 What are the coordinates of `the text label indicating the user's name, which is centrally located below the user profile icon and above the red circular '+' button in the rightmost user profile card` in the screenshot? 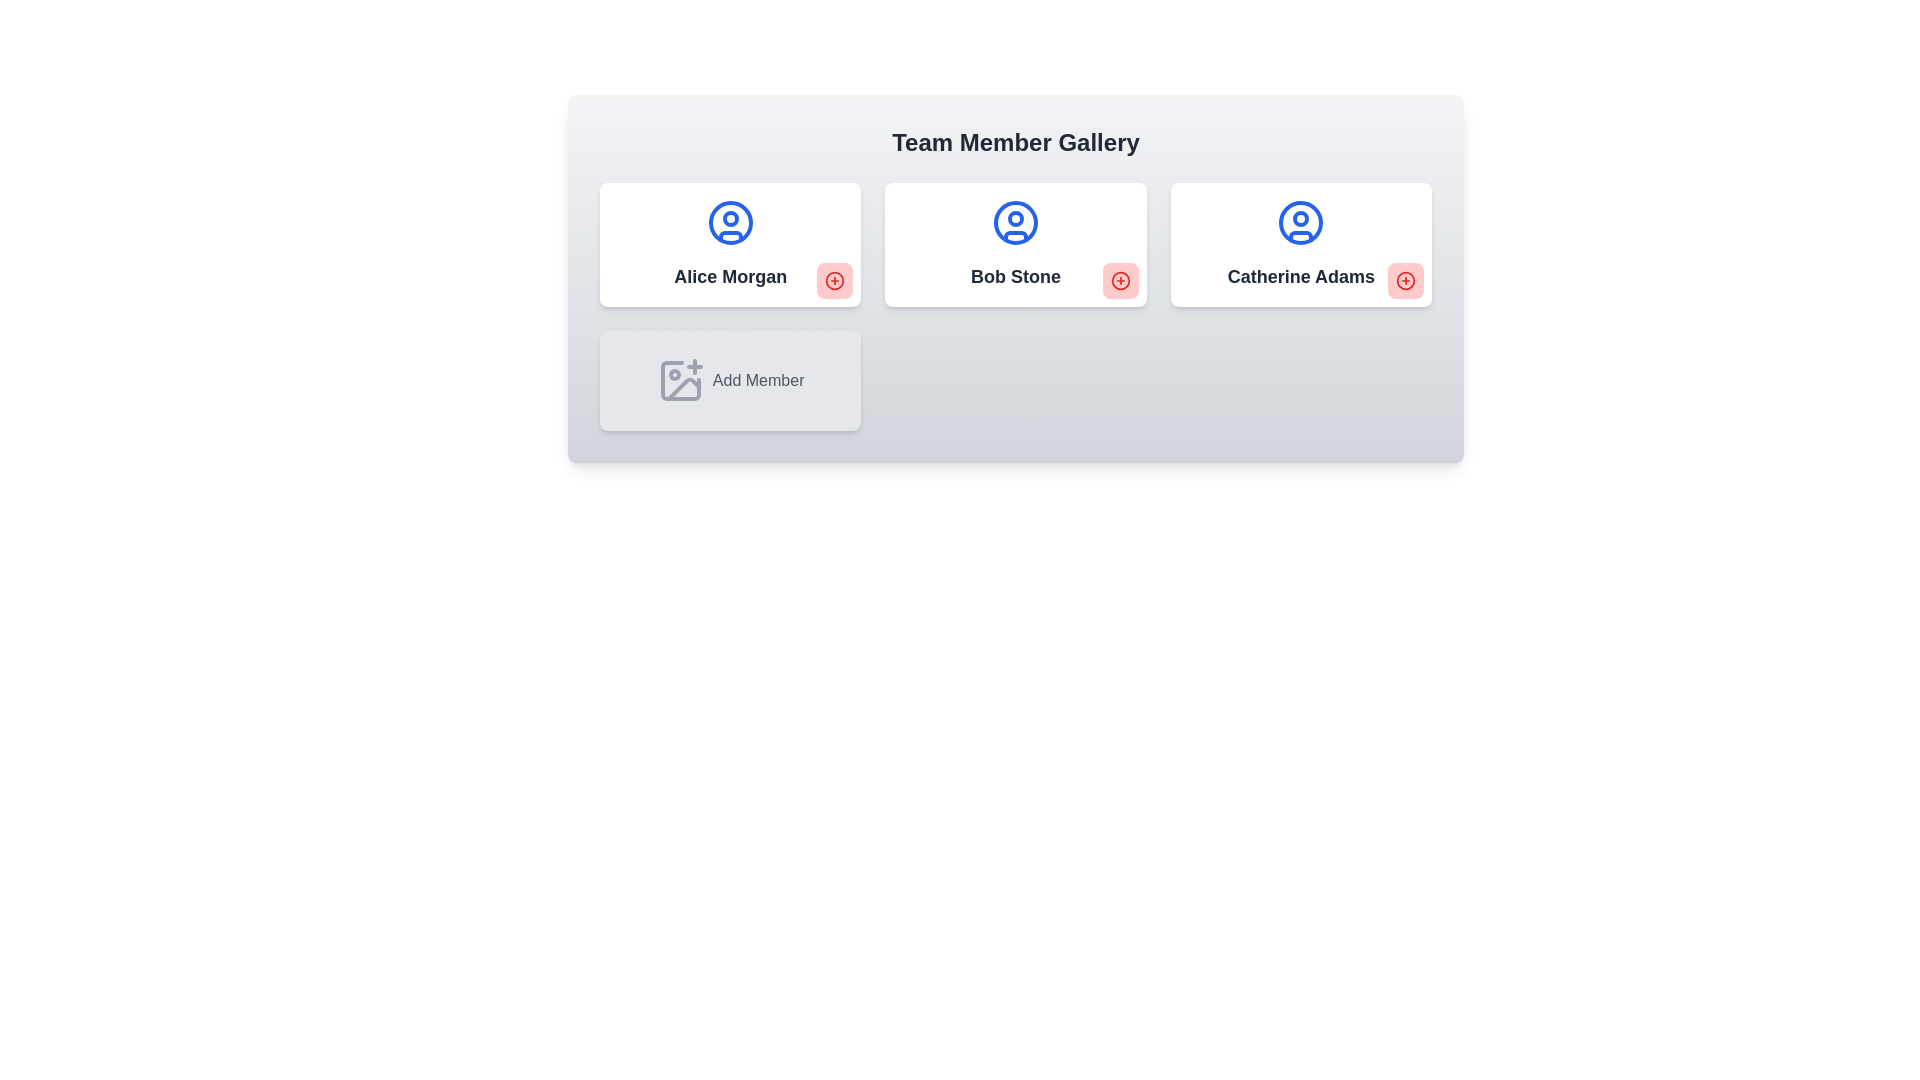 It's located at (1301, 277).